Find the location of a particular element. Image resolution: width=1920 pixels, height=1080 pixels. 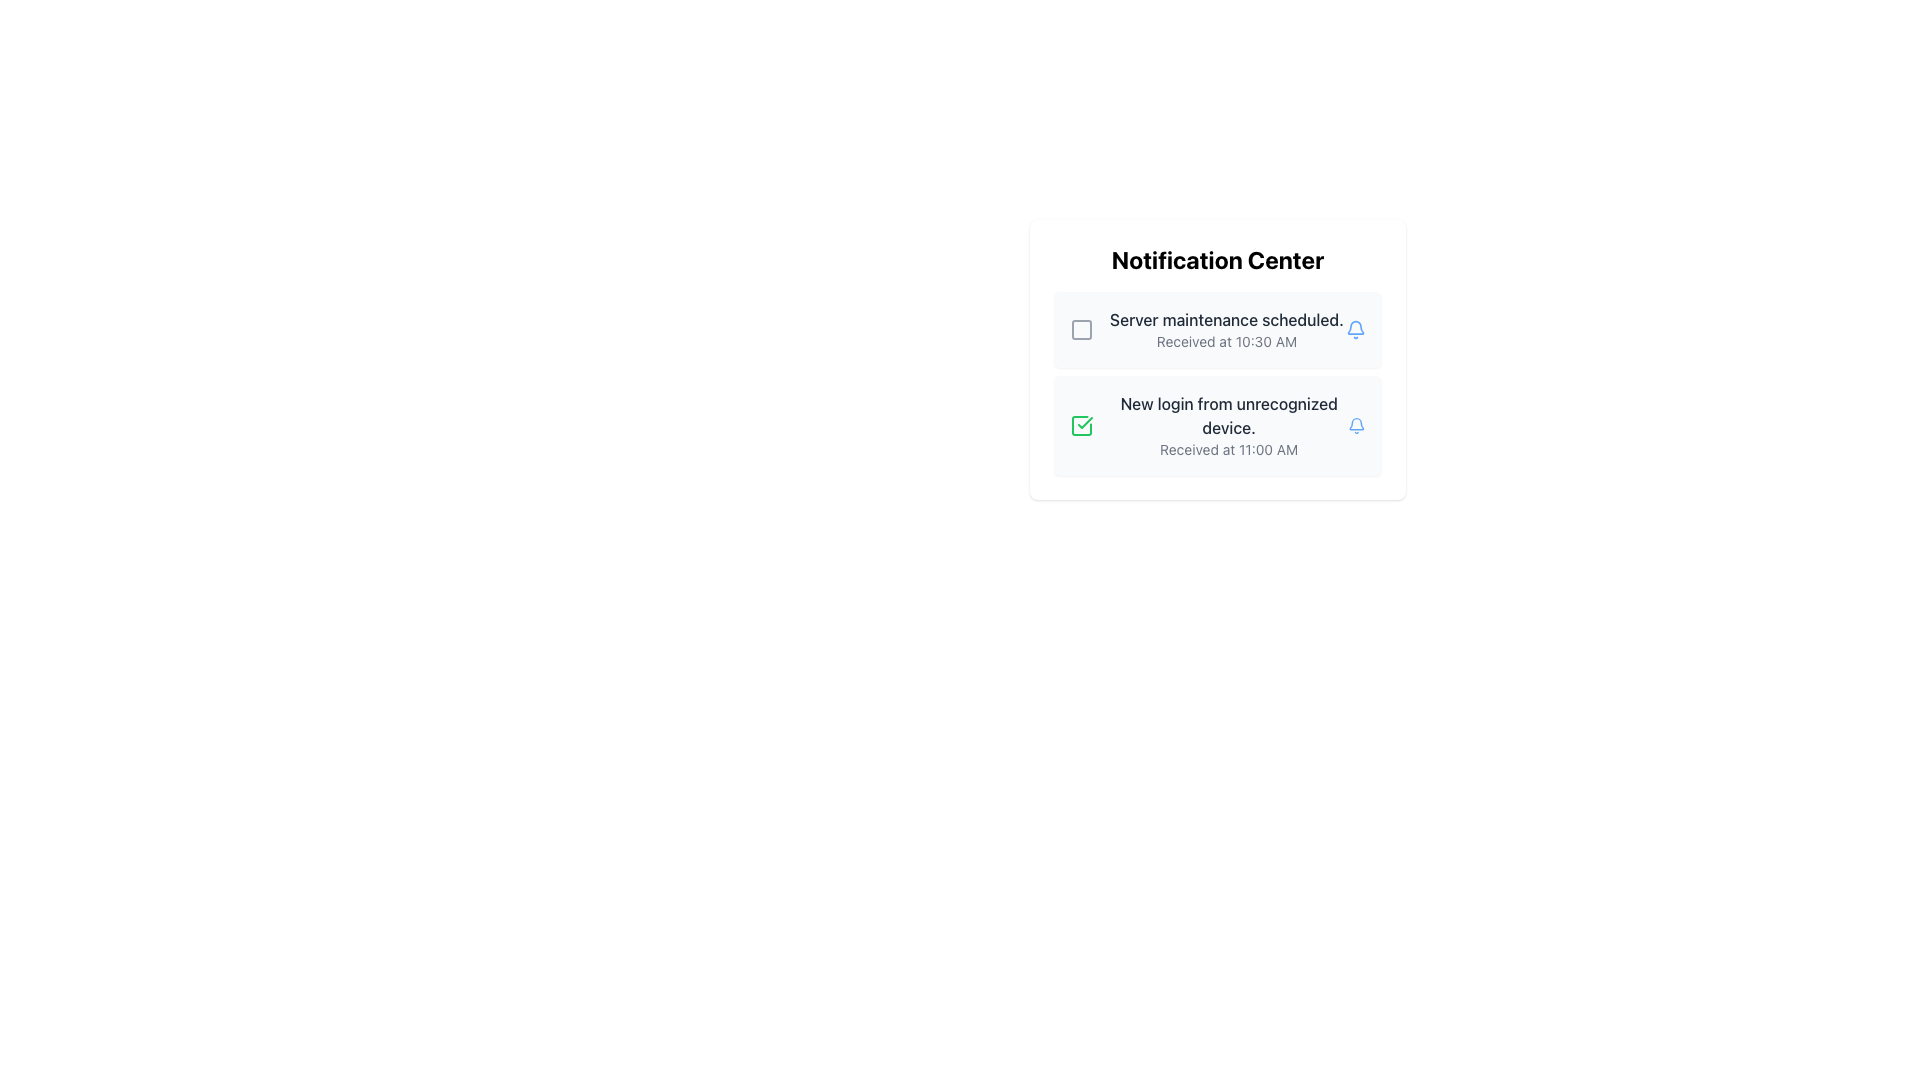

the blue bell icon located in the notification center, adjacent to the text 'Server maintenance scheduled' is located at coordinates (1356, 326).